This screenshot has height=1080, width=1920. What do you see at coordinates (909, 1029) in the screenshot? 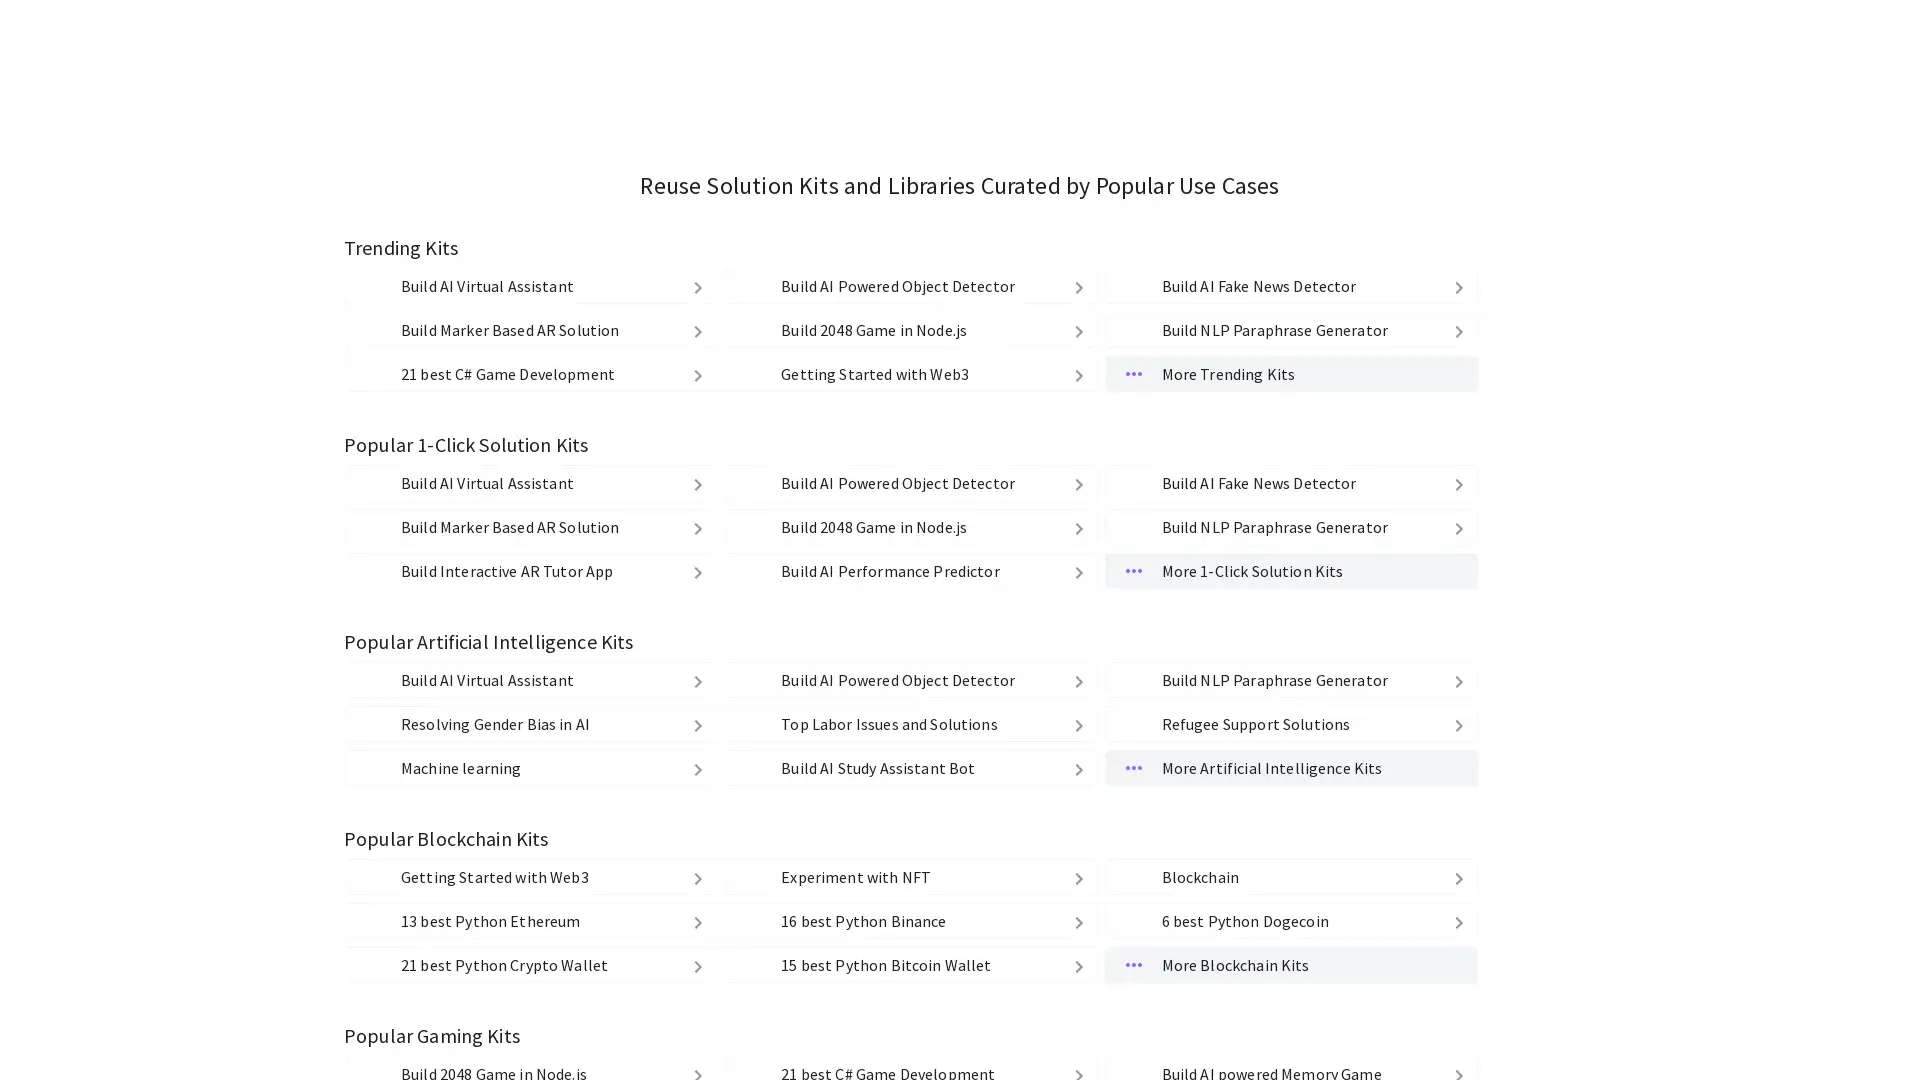
I see `1110 Build 2048 Game in Node.js` at bounding box center [909, 1029].